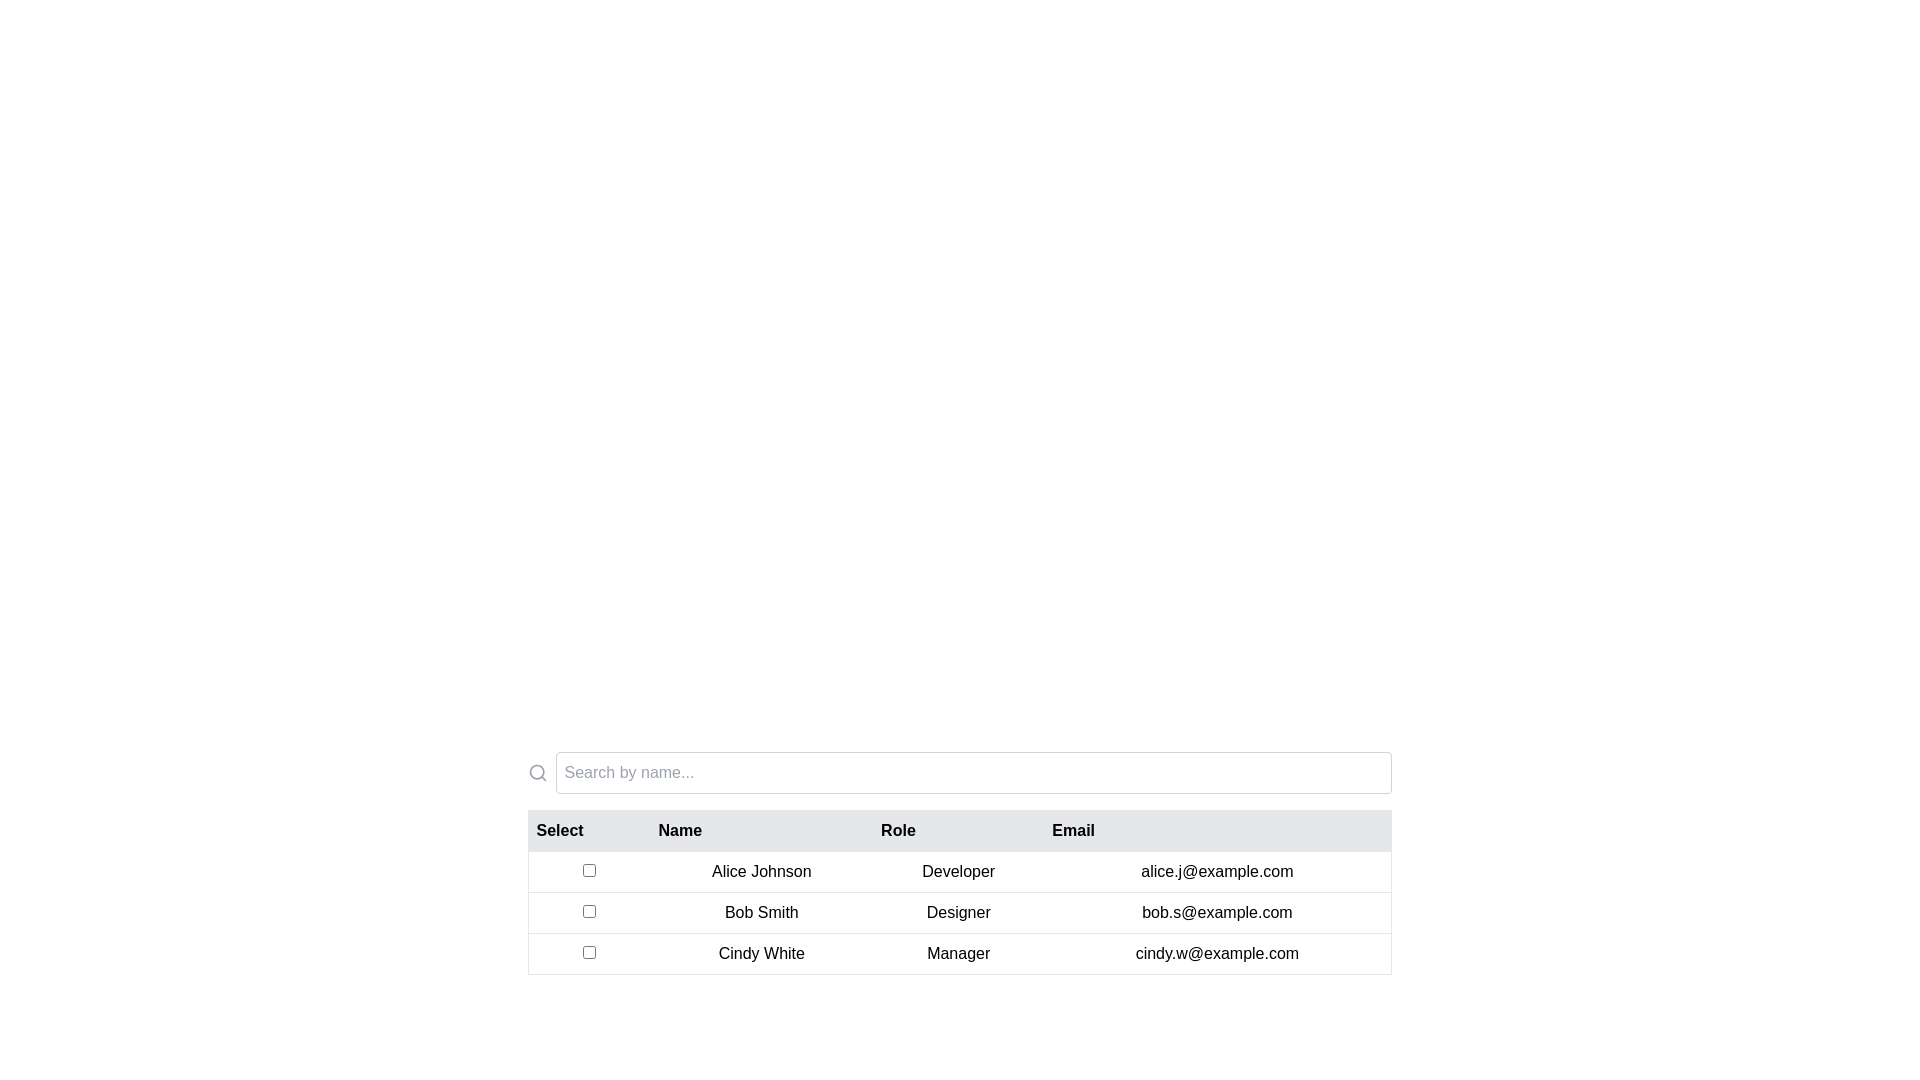 This screenshot has width=1920, height=1080. Describe the element at coordinates (1216, 870) in the screenshot. I see `the email address 'alice.j@example.com' located in the fourth cell of the 'Email' column in the table` at that location.